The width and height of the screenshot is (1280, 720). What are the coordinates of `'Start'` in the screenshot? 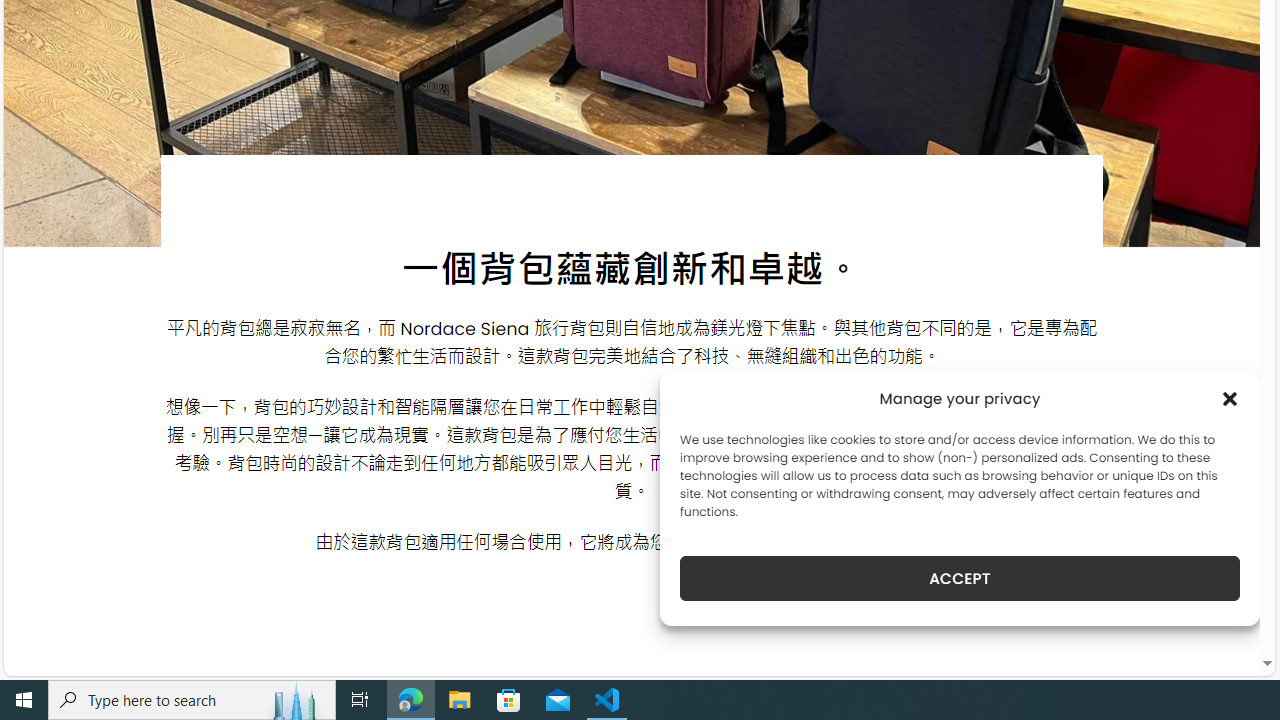 It's located at (24, 698).